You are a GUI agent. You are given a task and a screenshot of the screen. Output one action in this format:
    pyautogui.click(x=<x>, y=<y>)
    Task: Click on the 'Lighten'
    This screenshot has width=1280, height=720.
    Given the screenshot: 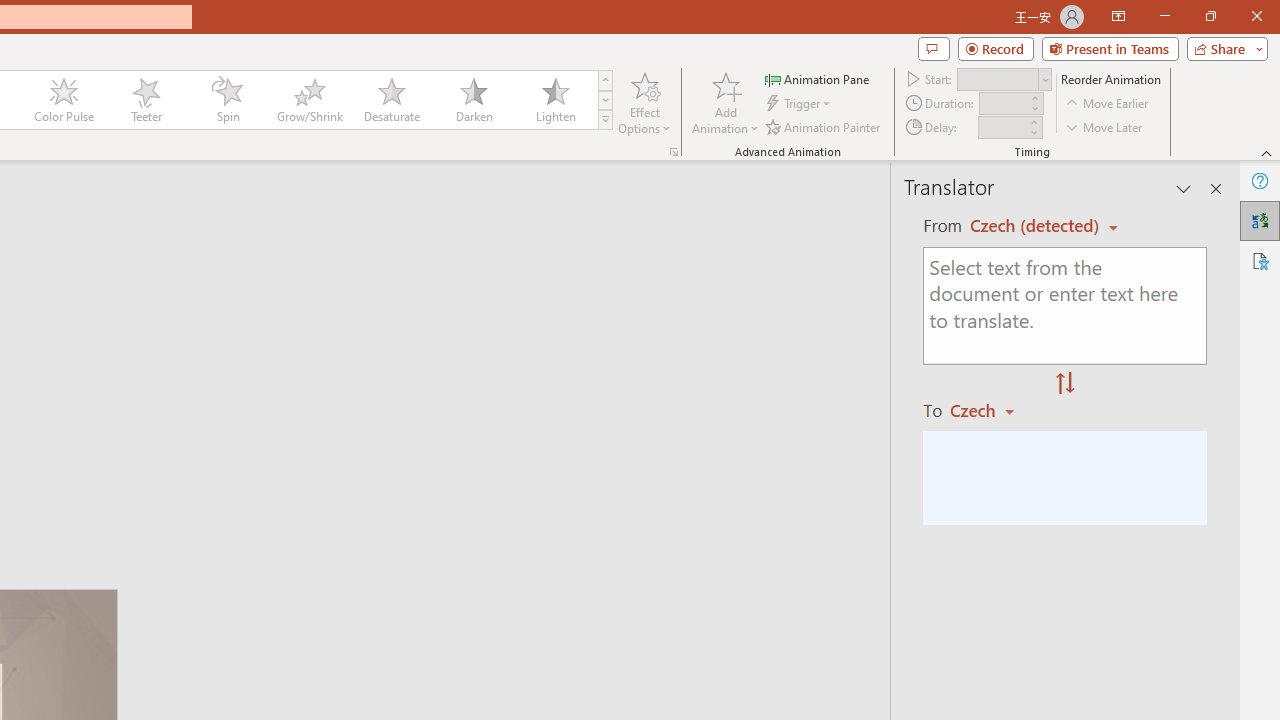 What is the action you would take?
    pyautogui.click(x=555, y=100)
    